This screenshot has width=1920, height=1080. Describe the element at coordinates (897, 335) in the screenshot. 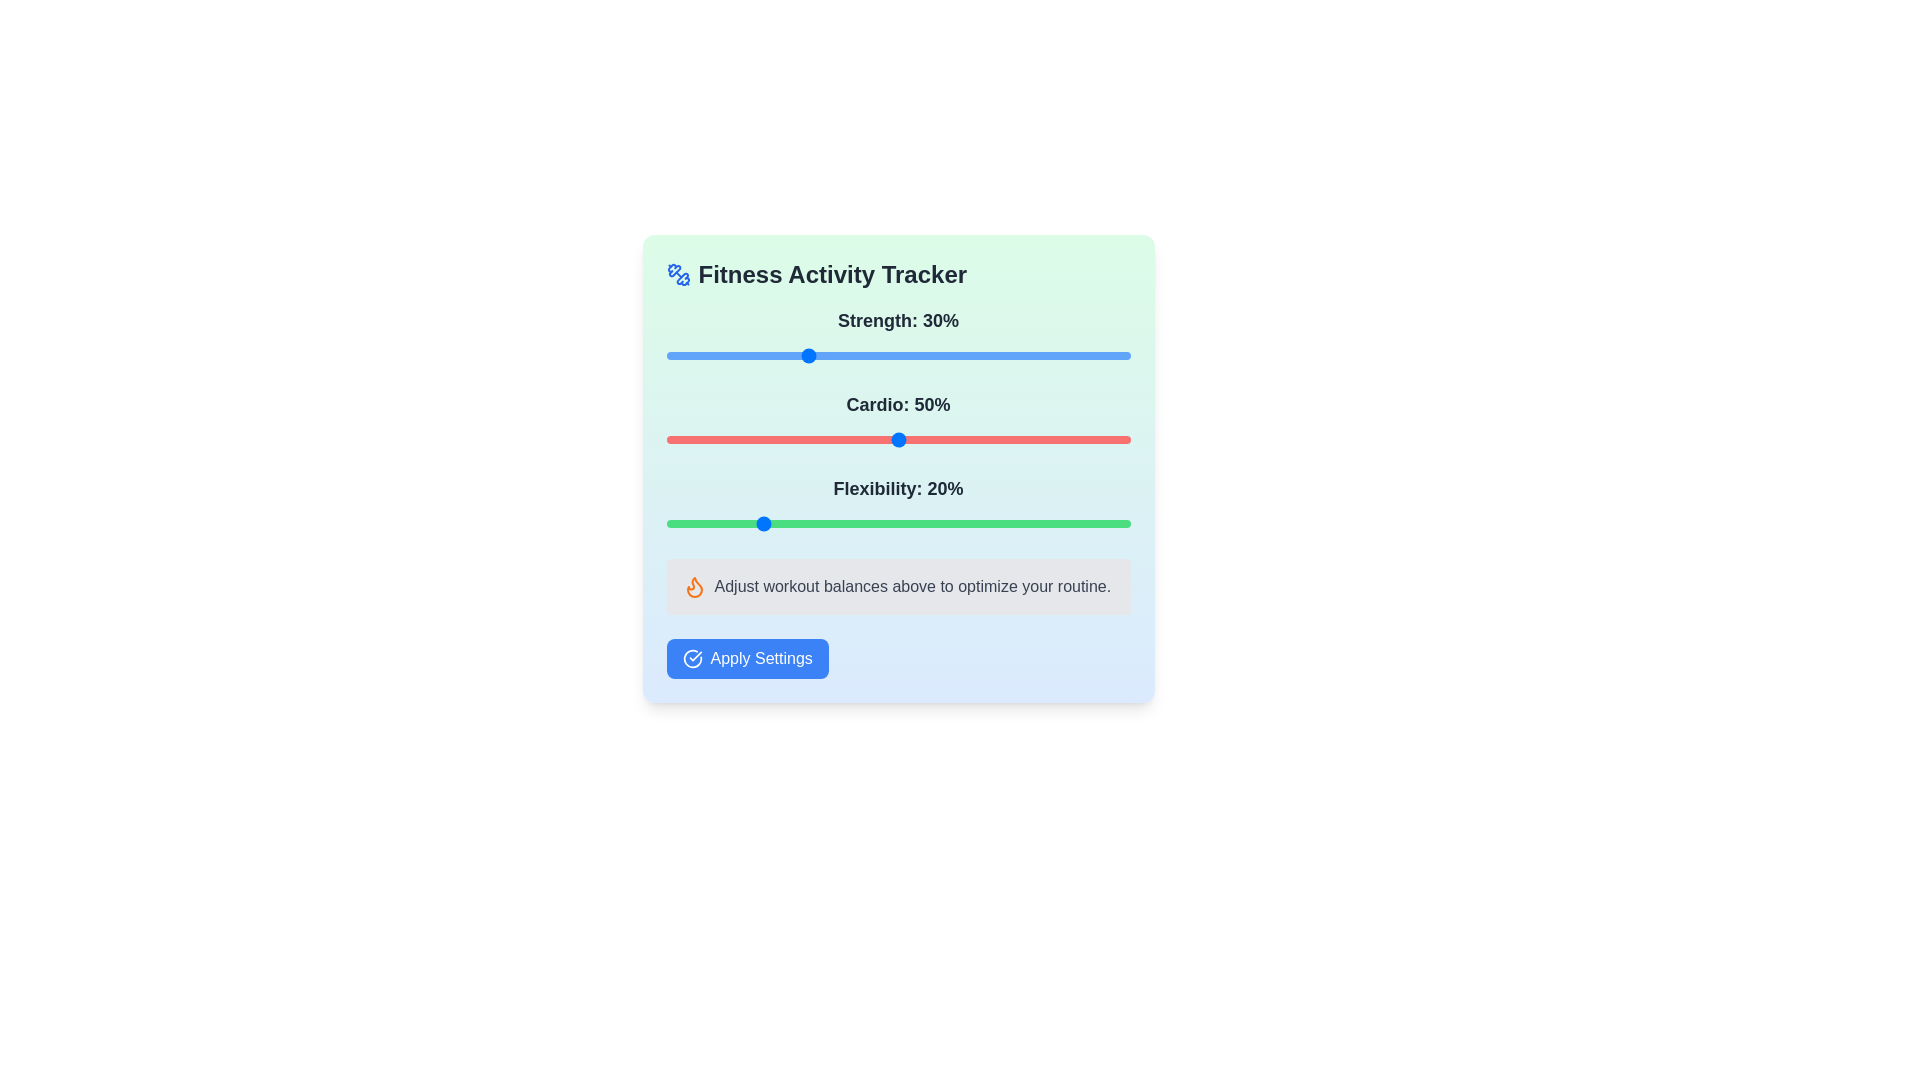

I see `the slider control labeled 'Strength: 30%'` at that location.